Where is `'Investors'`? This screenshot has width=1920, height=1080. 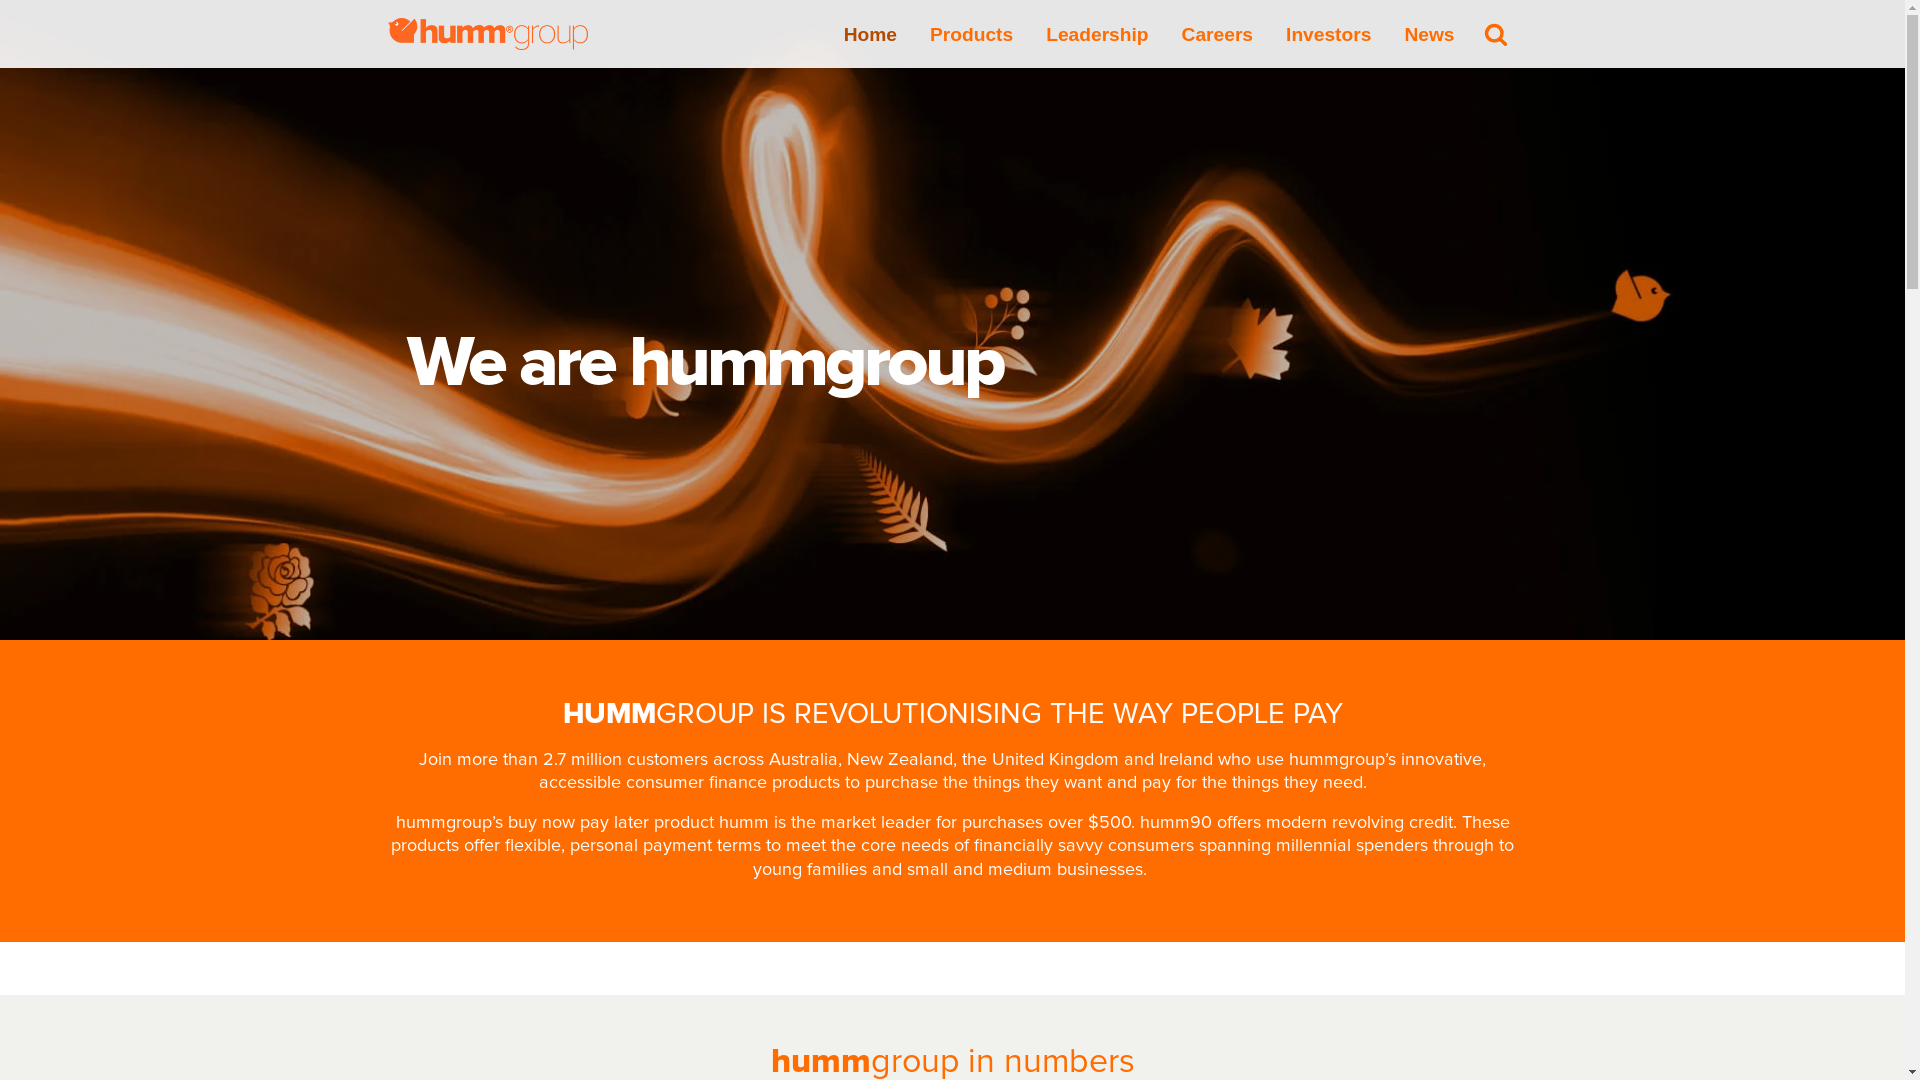
'Investors' is located at coordinates (1328, 33).